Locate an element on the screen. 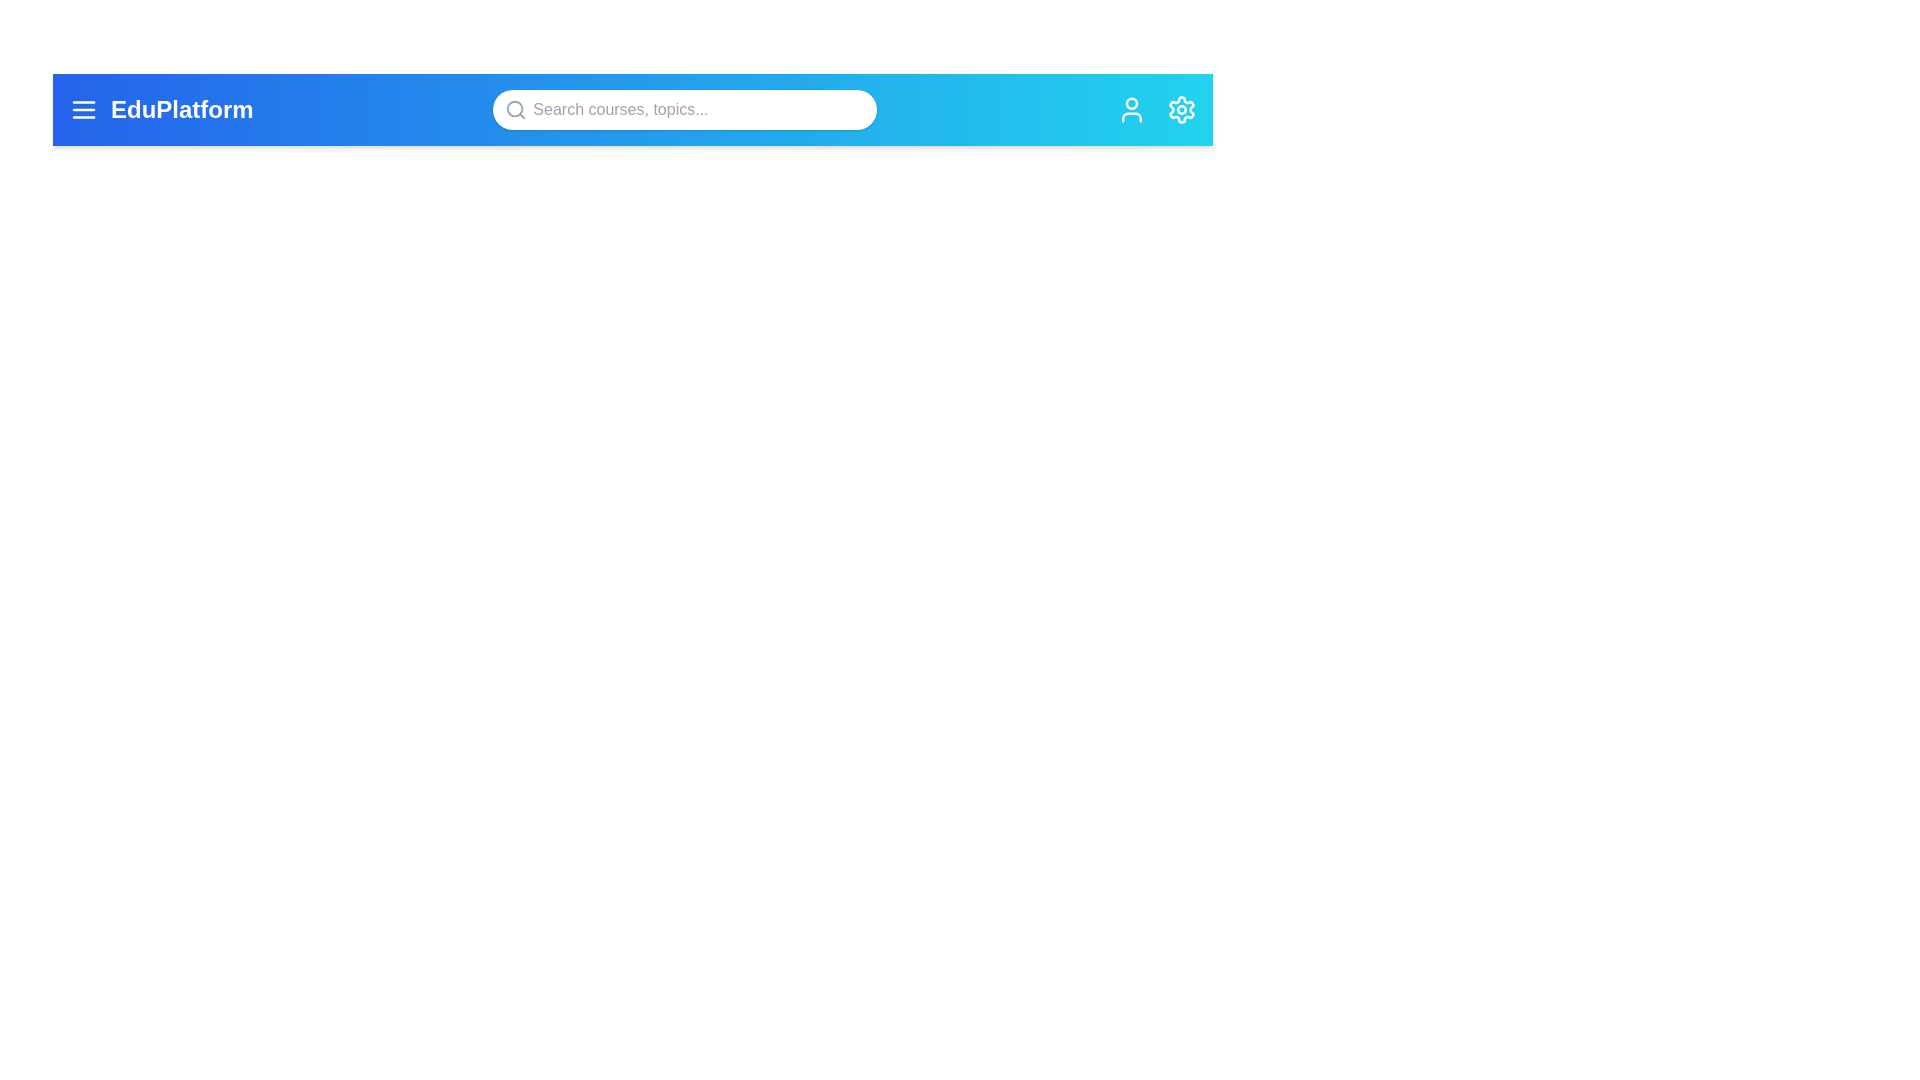 This screenshot has width=1920, height=1080. the user icon to access user profile or account options is located at coordinates (1132, 110).